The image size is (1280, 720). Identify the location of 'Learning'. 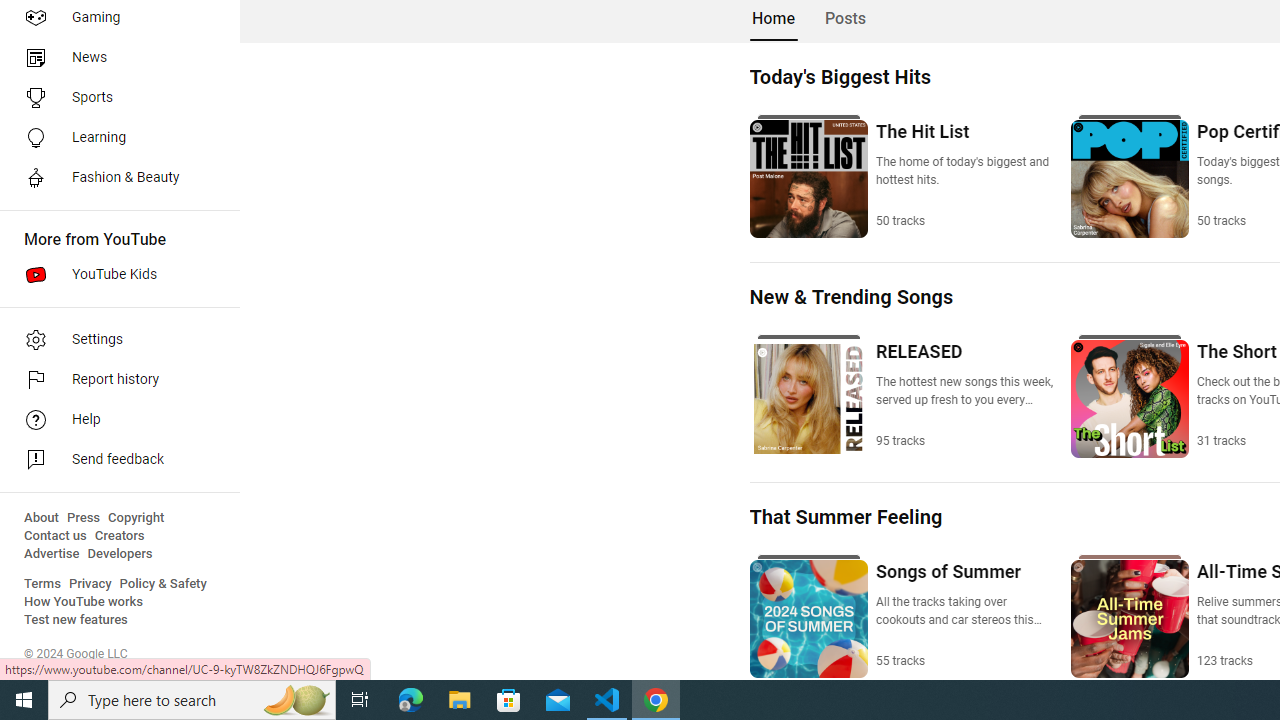
(112, 136).